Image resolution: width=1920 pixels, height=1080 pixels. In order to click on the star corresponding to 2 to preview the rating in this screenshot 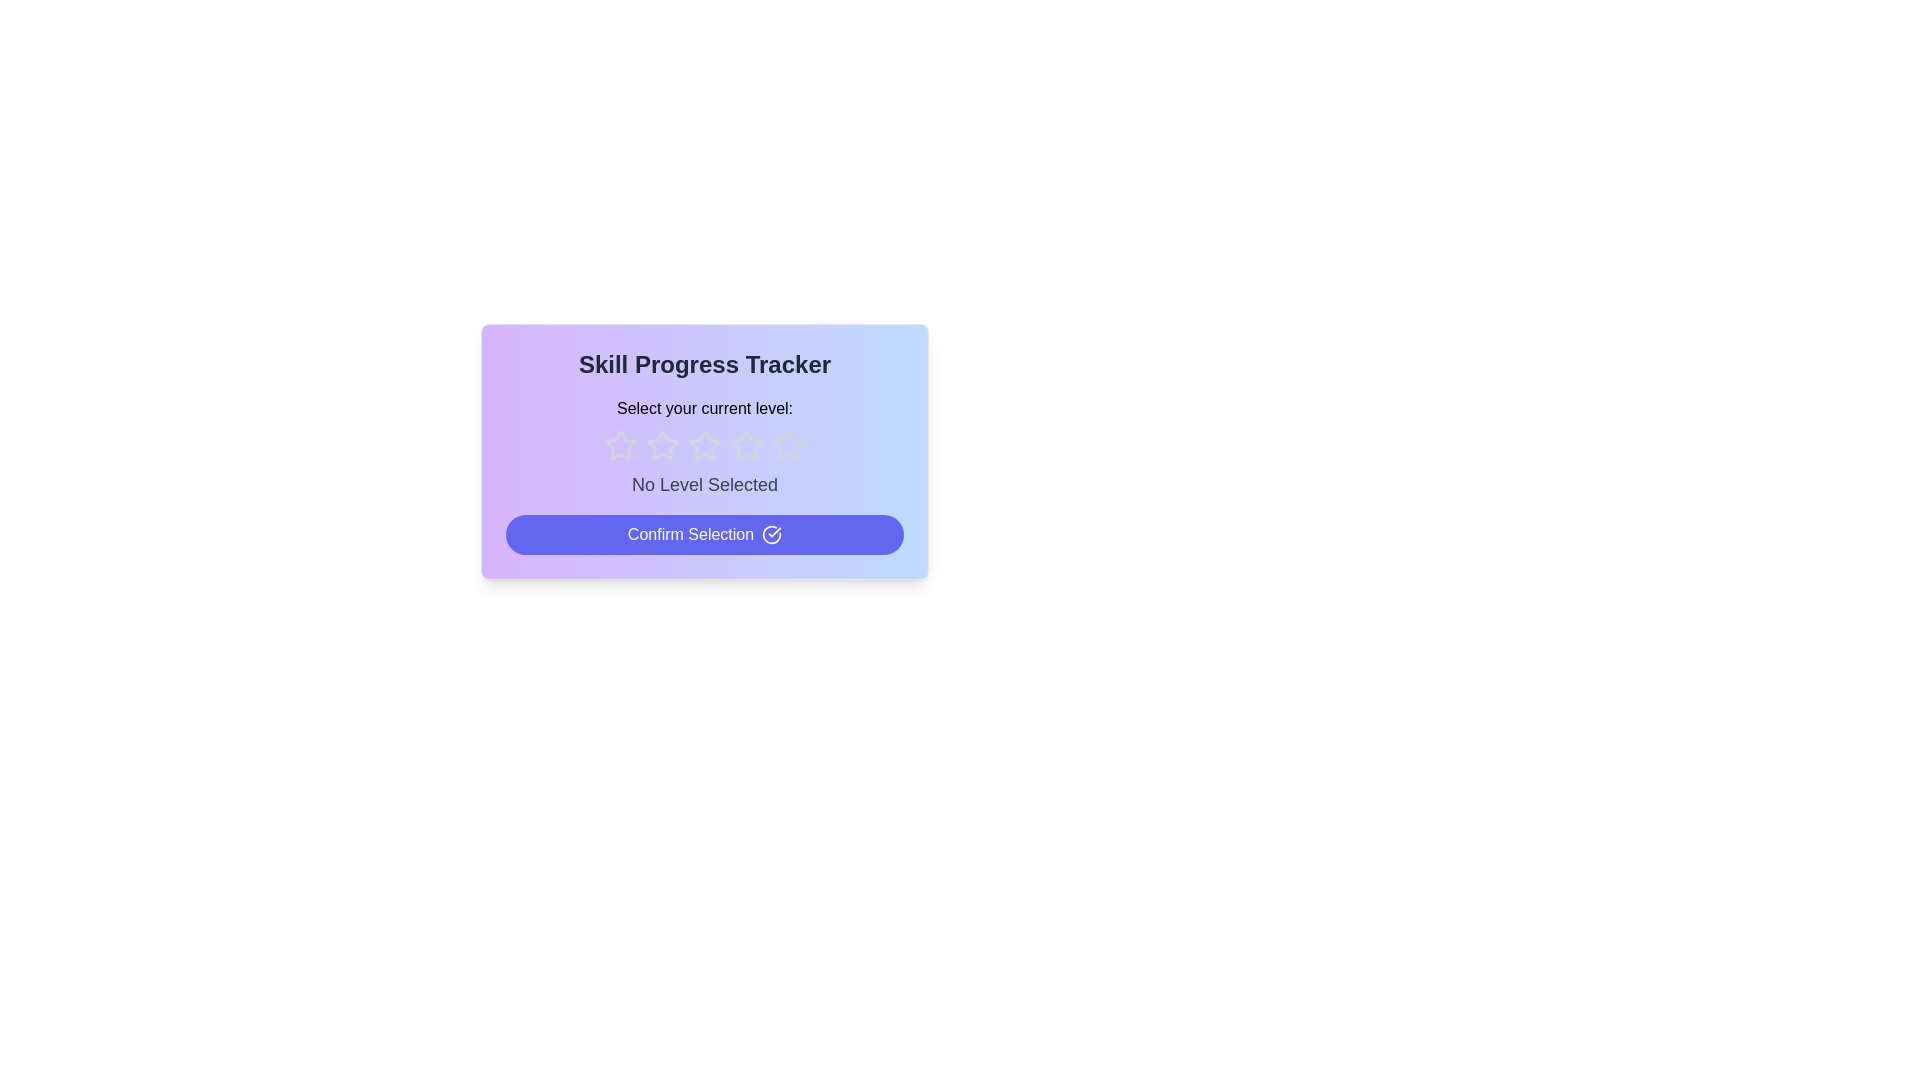, I will do `click(662, 445)`.